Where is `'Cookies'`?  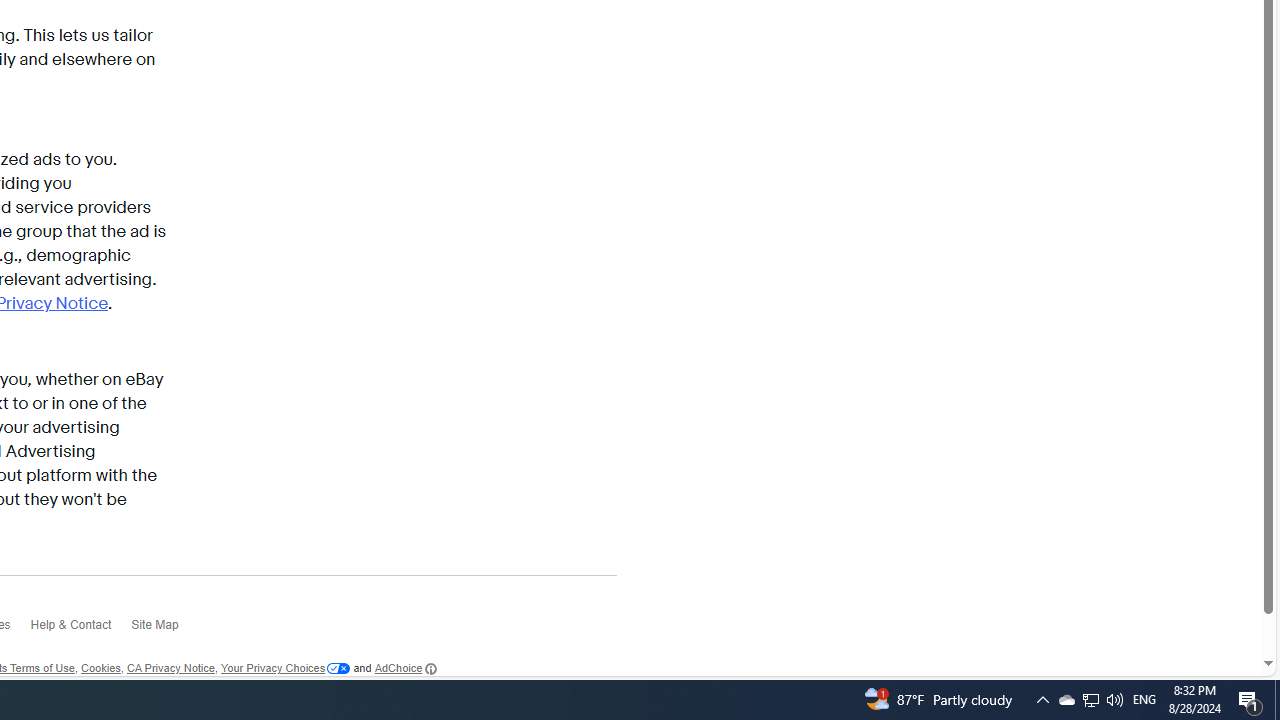 'Cookies' is located at coordinates (100, 669).